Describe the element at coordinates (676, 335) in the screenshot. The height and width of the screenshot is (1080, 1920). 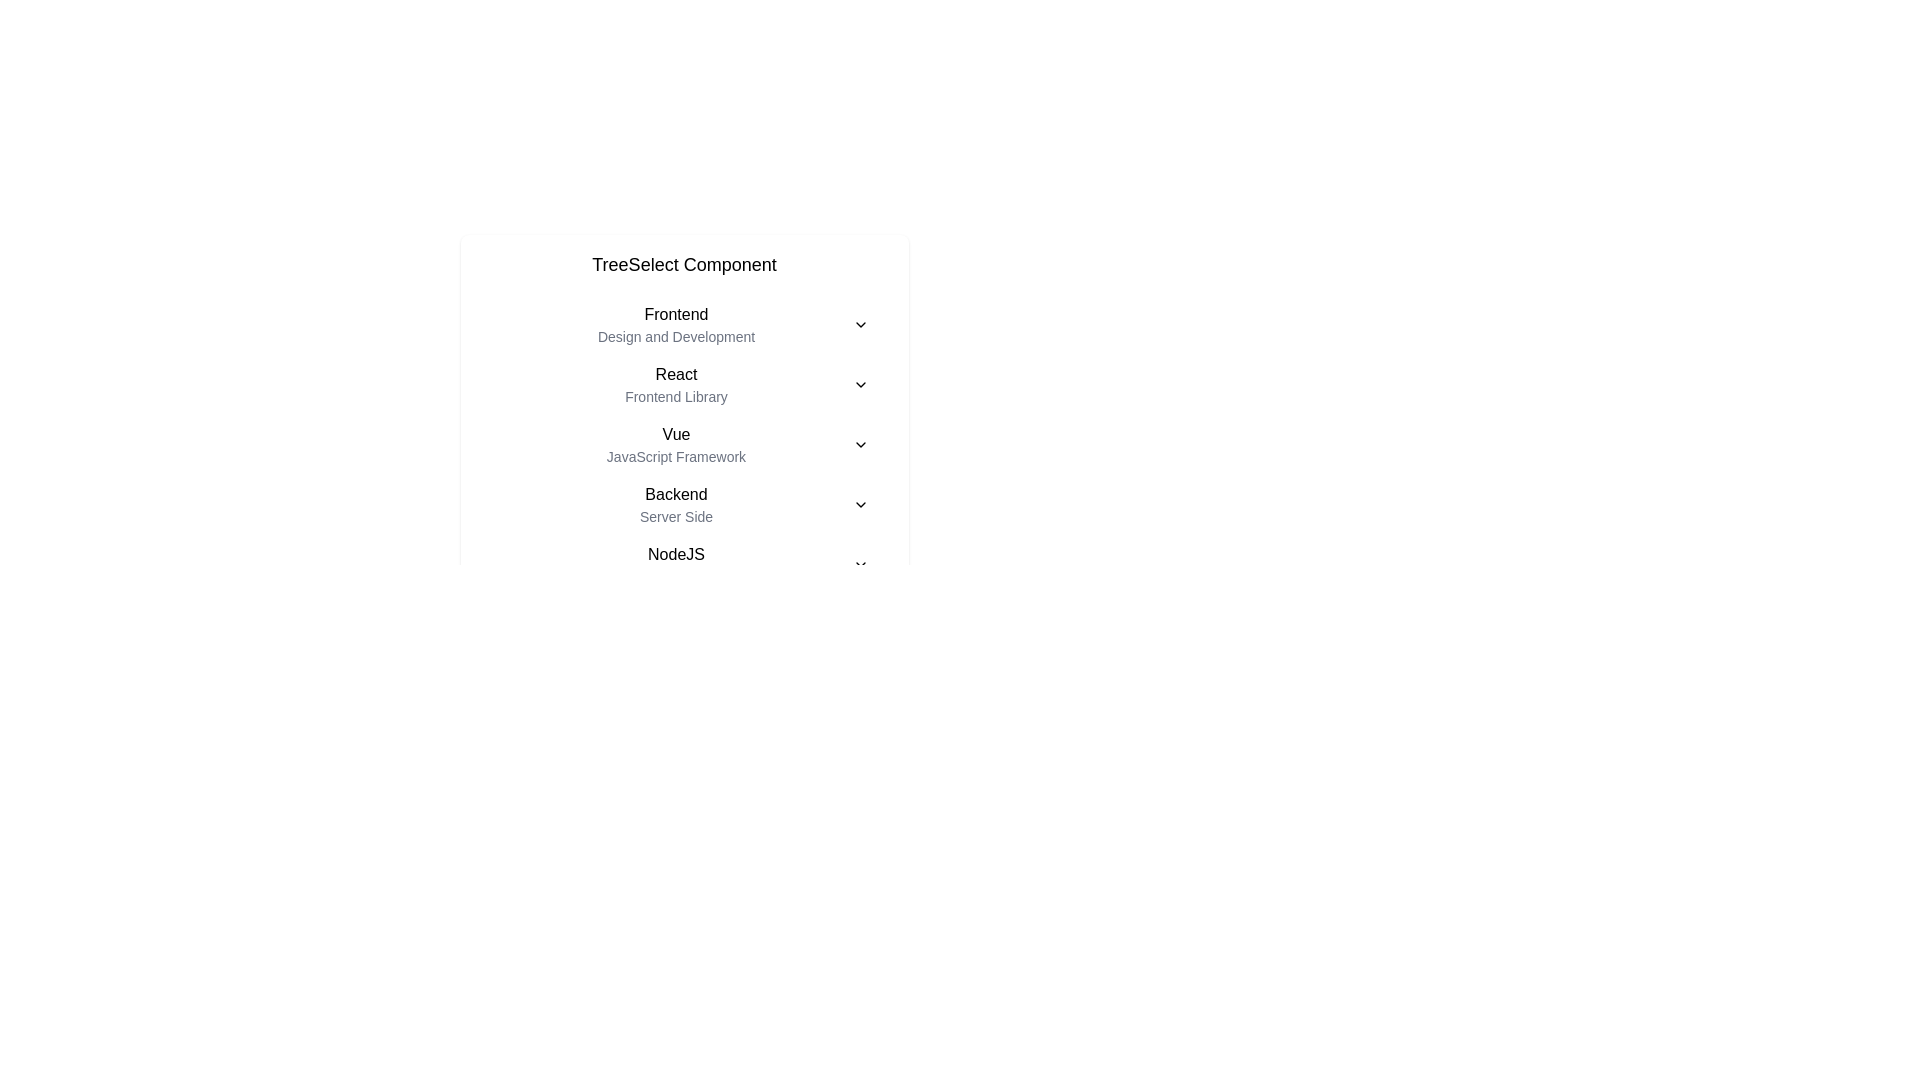
I see `the text label displaying 'Design and Development', which is styled with a smaller font size and gray color, located beneath the 'Frontend' heading in a tree-like interface` at that location.